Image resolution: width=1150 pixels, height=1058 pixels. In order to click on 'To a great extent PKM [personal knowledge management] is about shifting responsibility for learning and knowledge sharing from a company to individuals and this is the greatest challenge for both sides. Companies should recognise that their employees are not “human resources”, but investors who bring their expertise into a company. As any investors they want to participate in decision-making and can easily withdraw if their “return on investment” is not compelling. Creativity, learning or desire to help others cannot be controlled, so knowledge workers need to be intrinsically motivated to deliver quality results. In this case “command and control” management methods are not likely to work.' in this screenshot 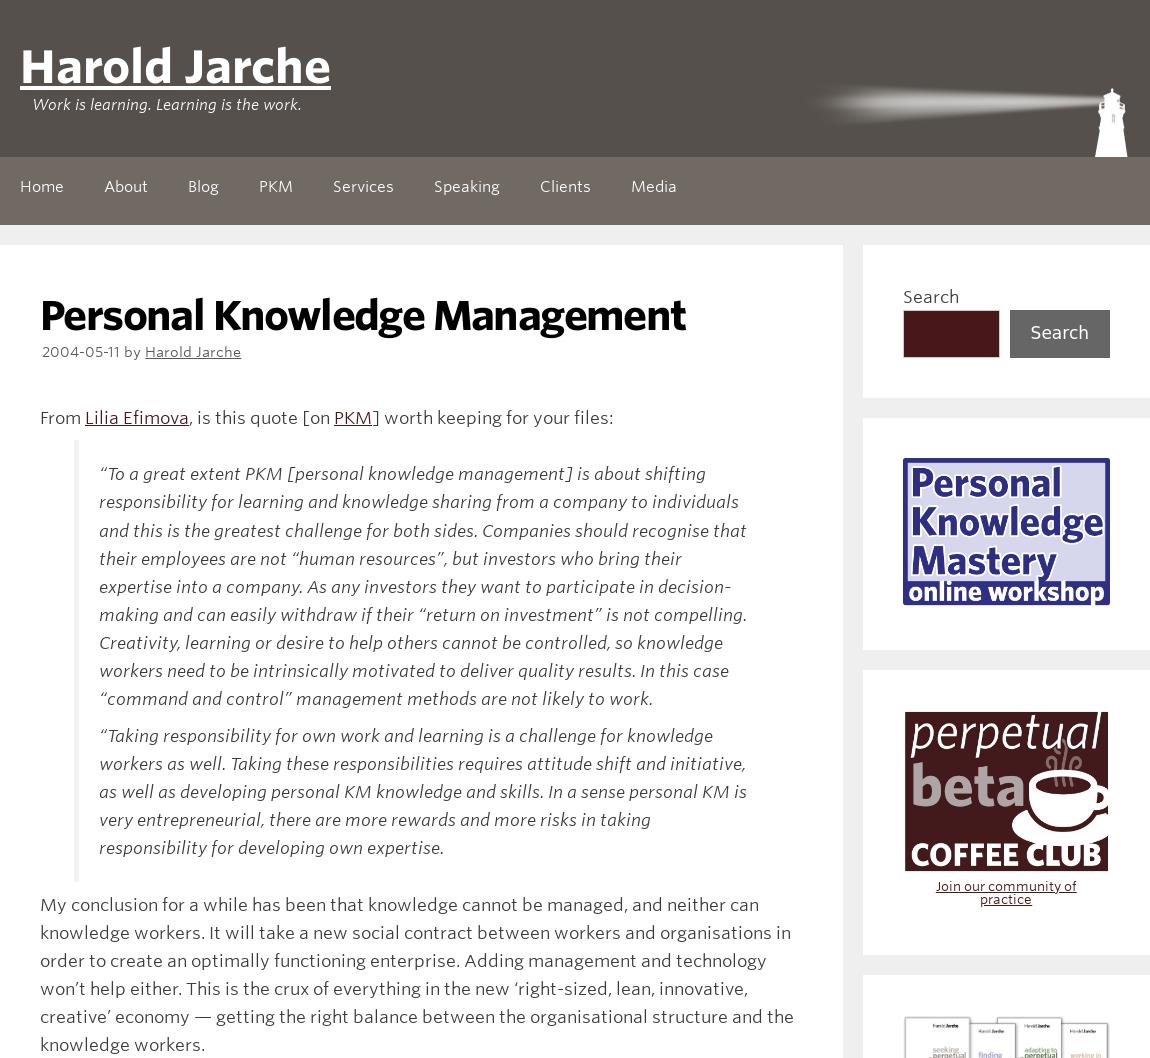, I will do `click(422, 586)`.